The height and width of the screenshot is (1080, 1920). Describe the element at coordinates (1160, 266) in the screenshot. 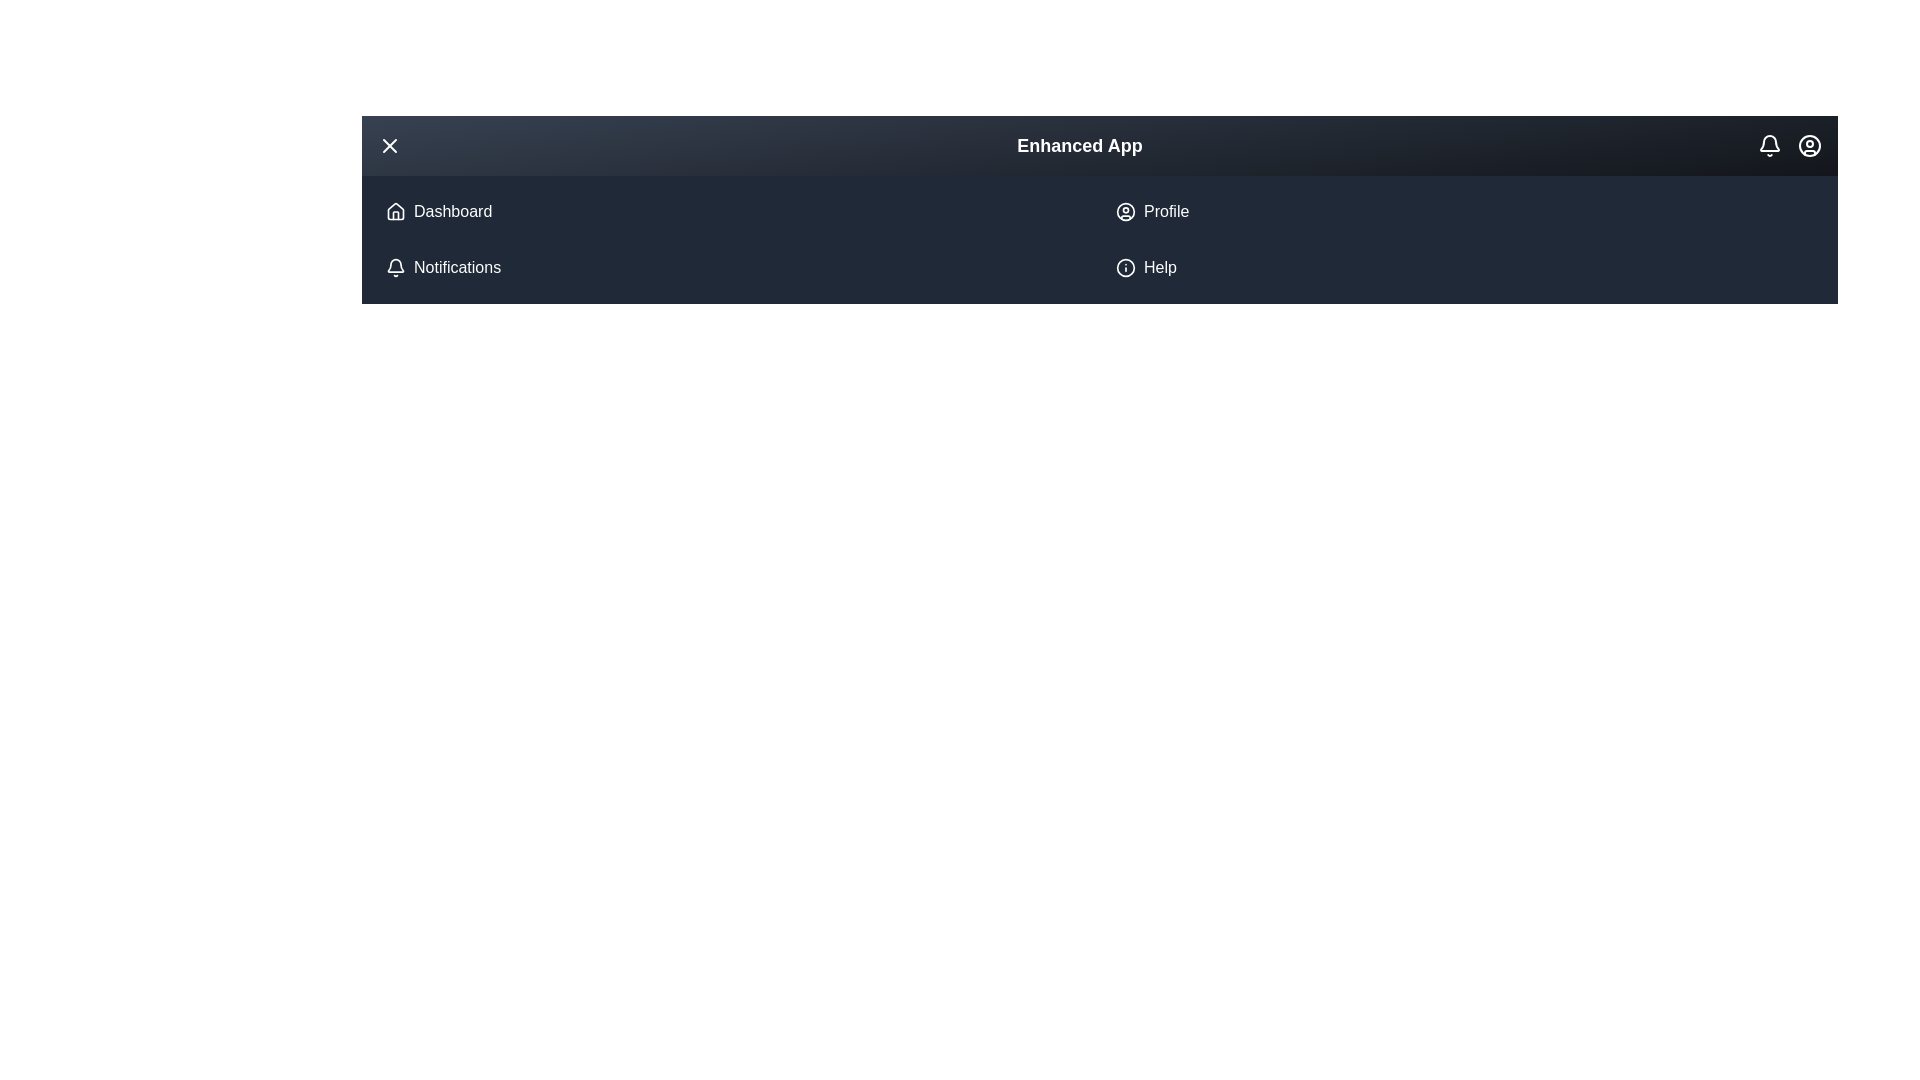

I see `the 'Help' list item in the menu` at that location.